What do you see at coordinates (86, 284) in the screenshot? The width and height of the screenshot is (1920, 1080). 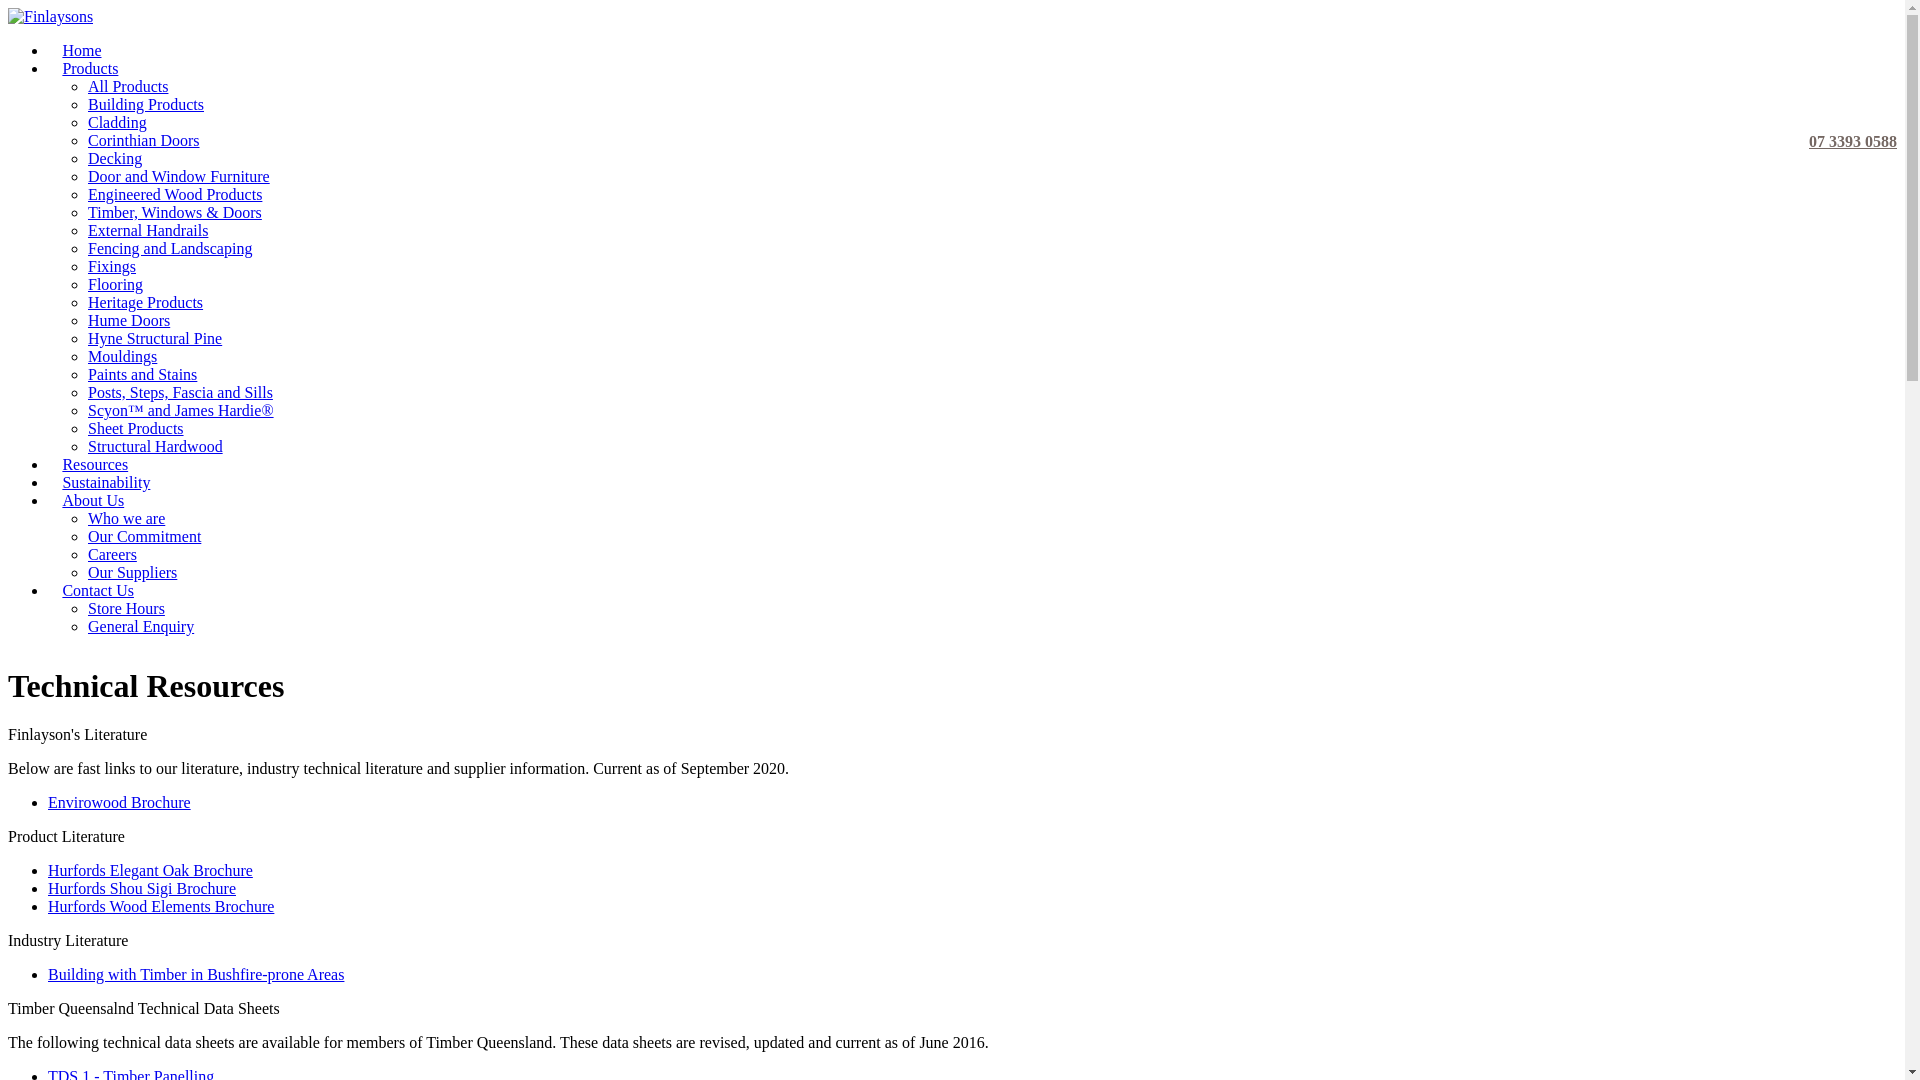 I see `'Flooring'` at bounding box center [86, 284].